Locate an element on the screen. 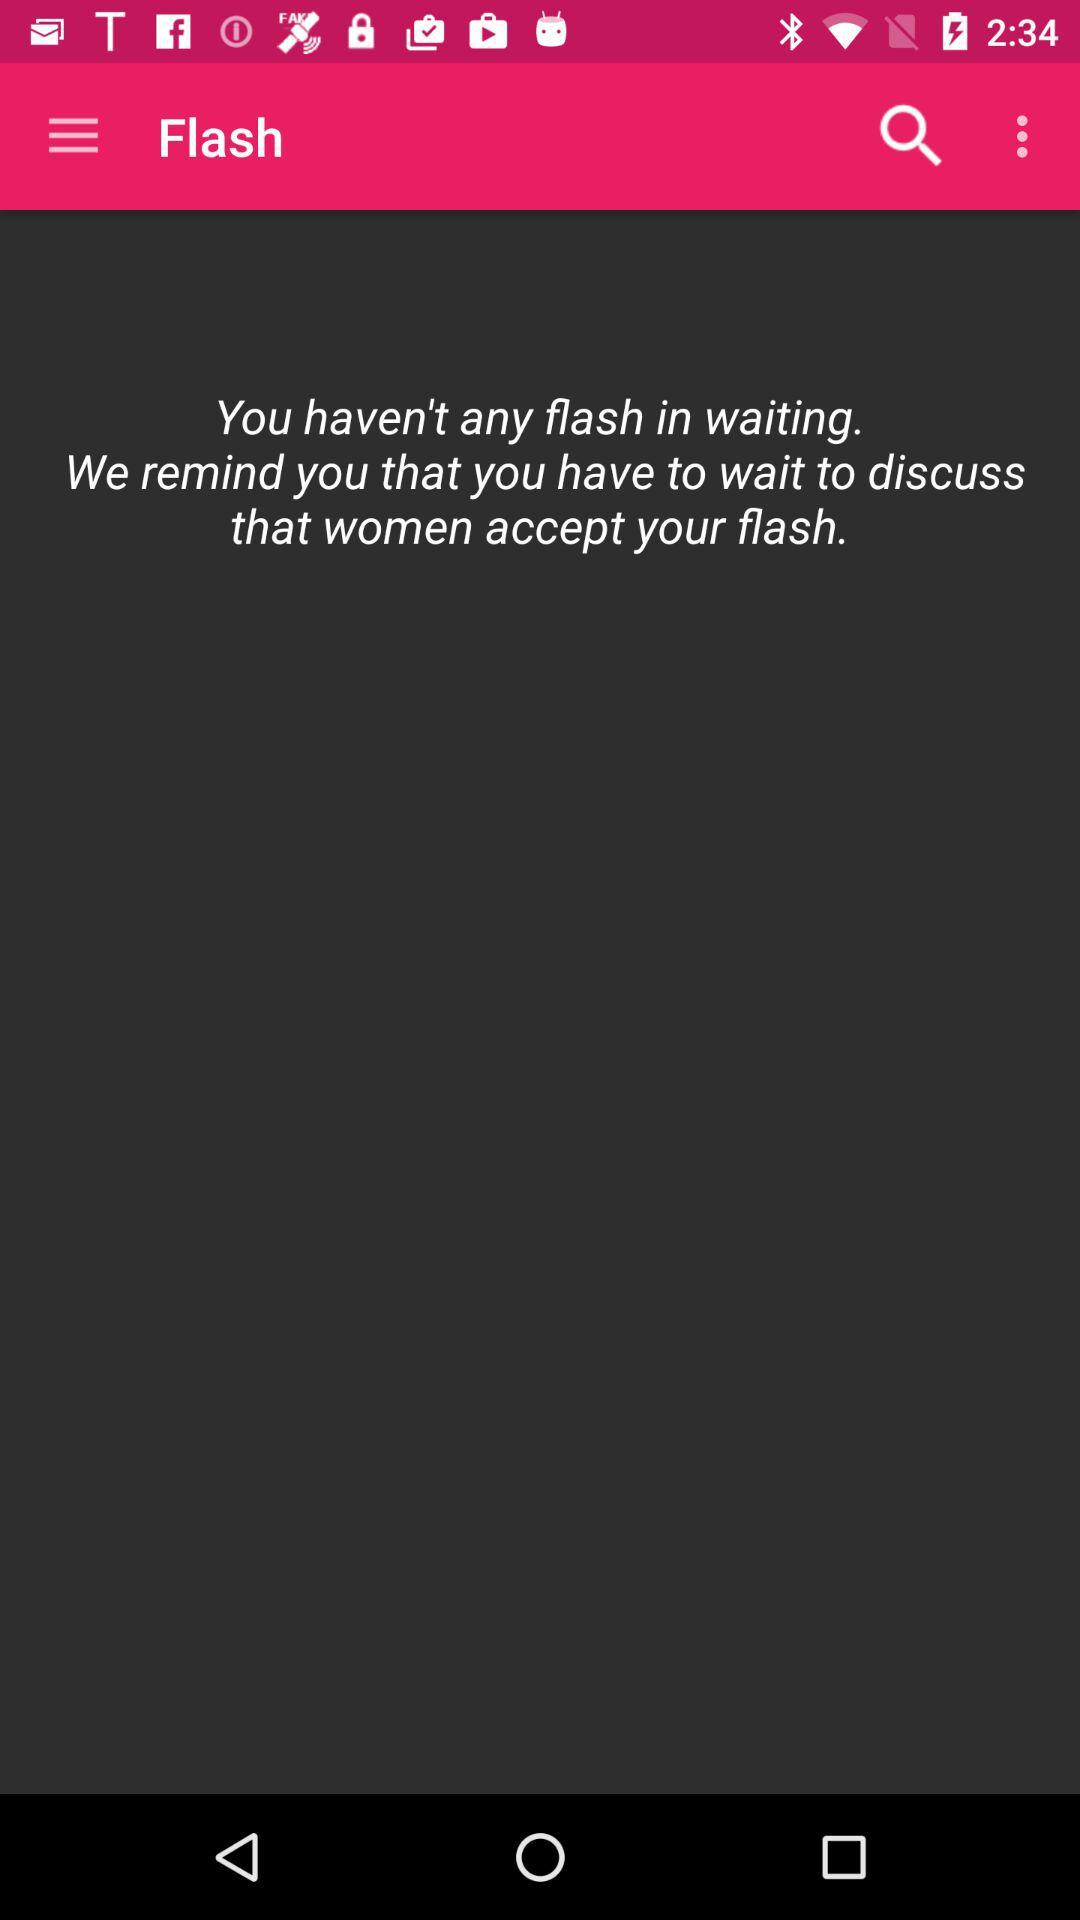 This screenshot has height=1920, width=1080. the item above the   icon is located at coordinates (911, 135).